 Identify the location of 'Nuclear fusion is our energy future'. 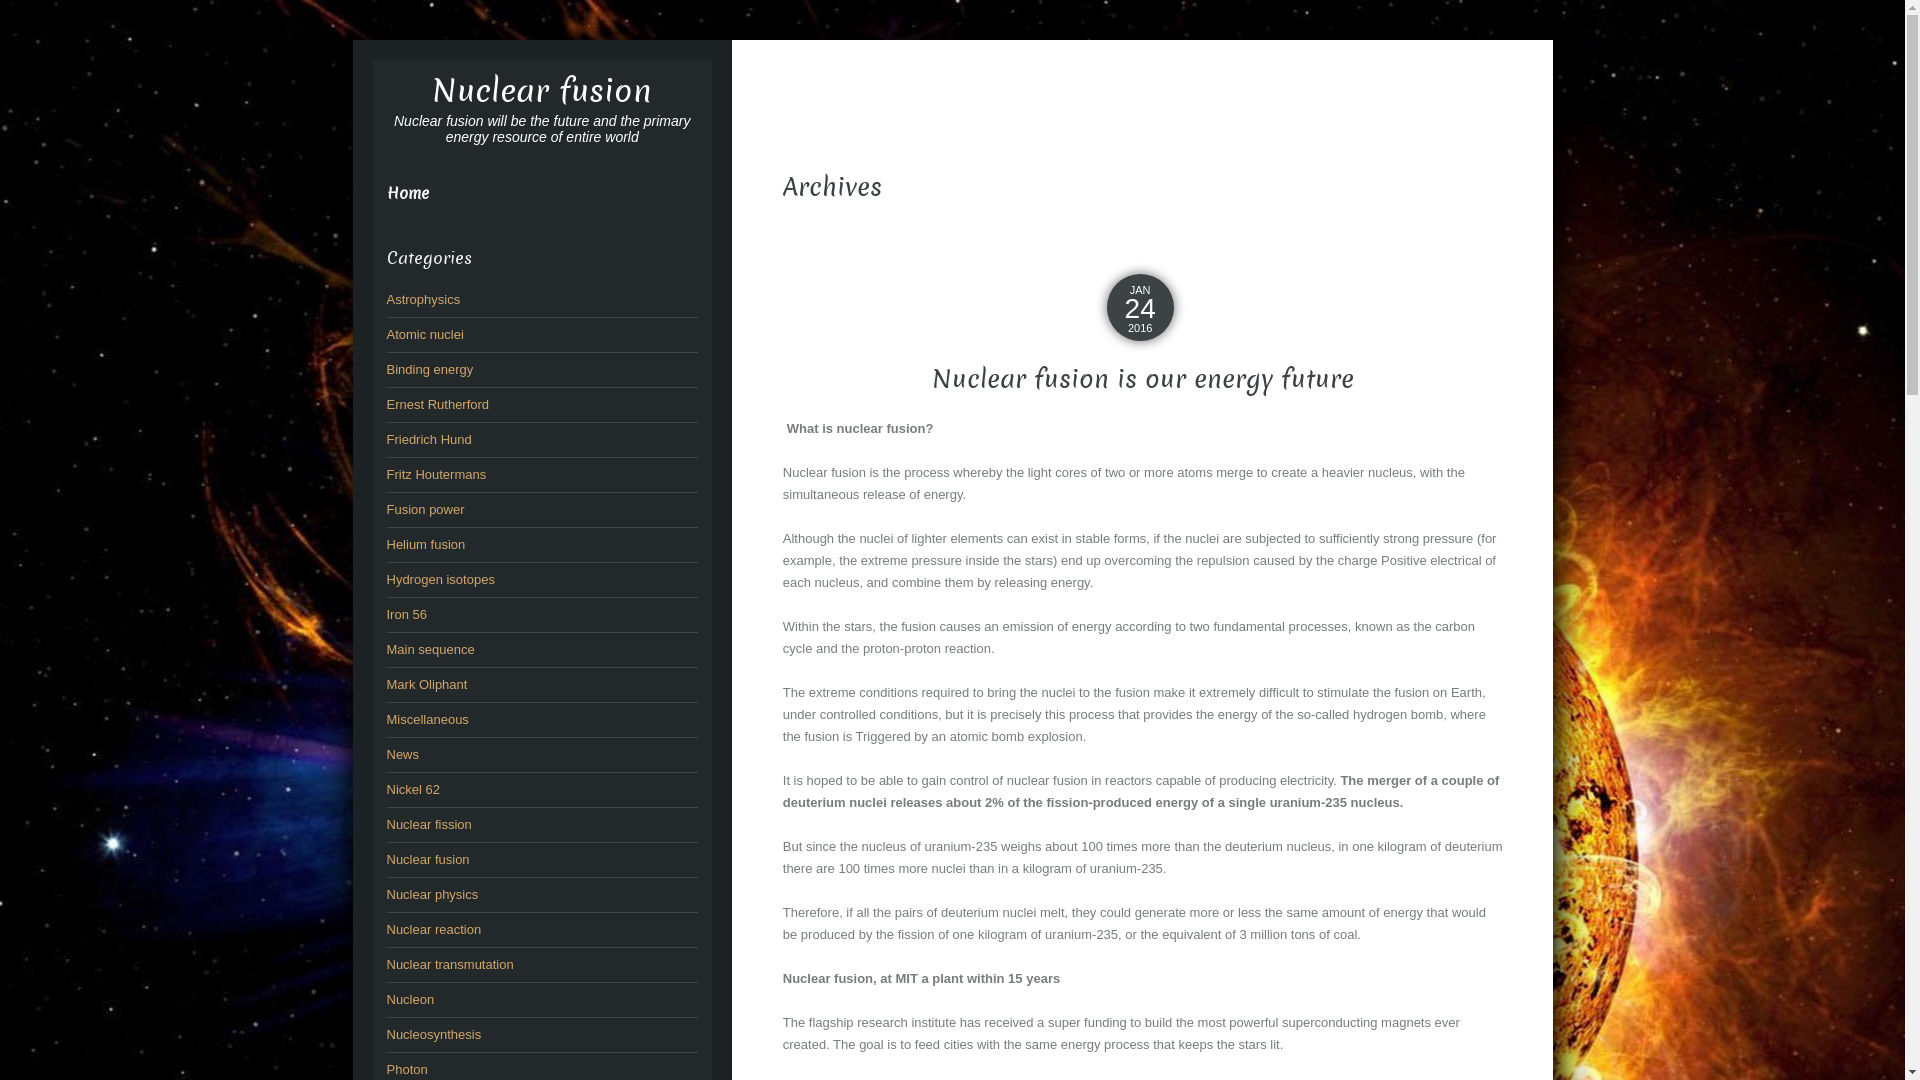
(1142, 379).